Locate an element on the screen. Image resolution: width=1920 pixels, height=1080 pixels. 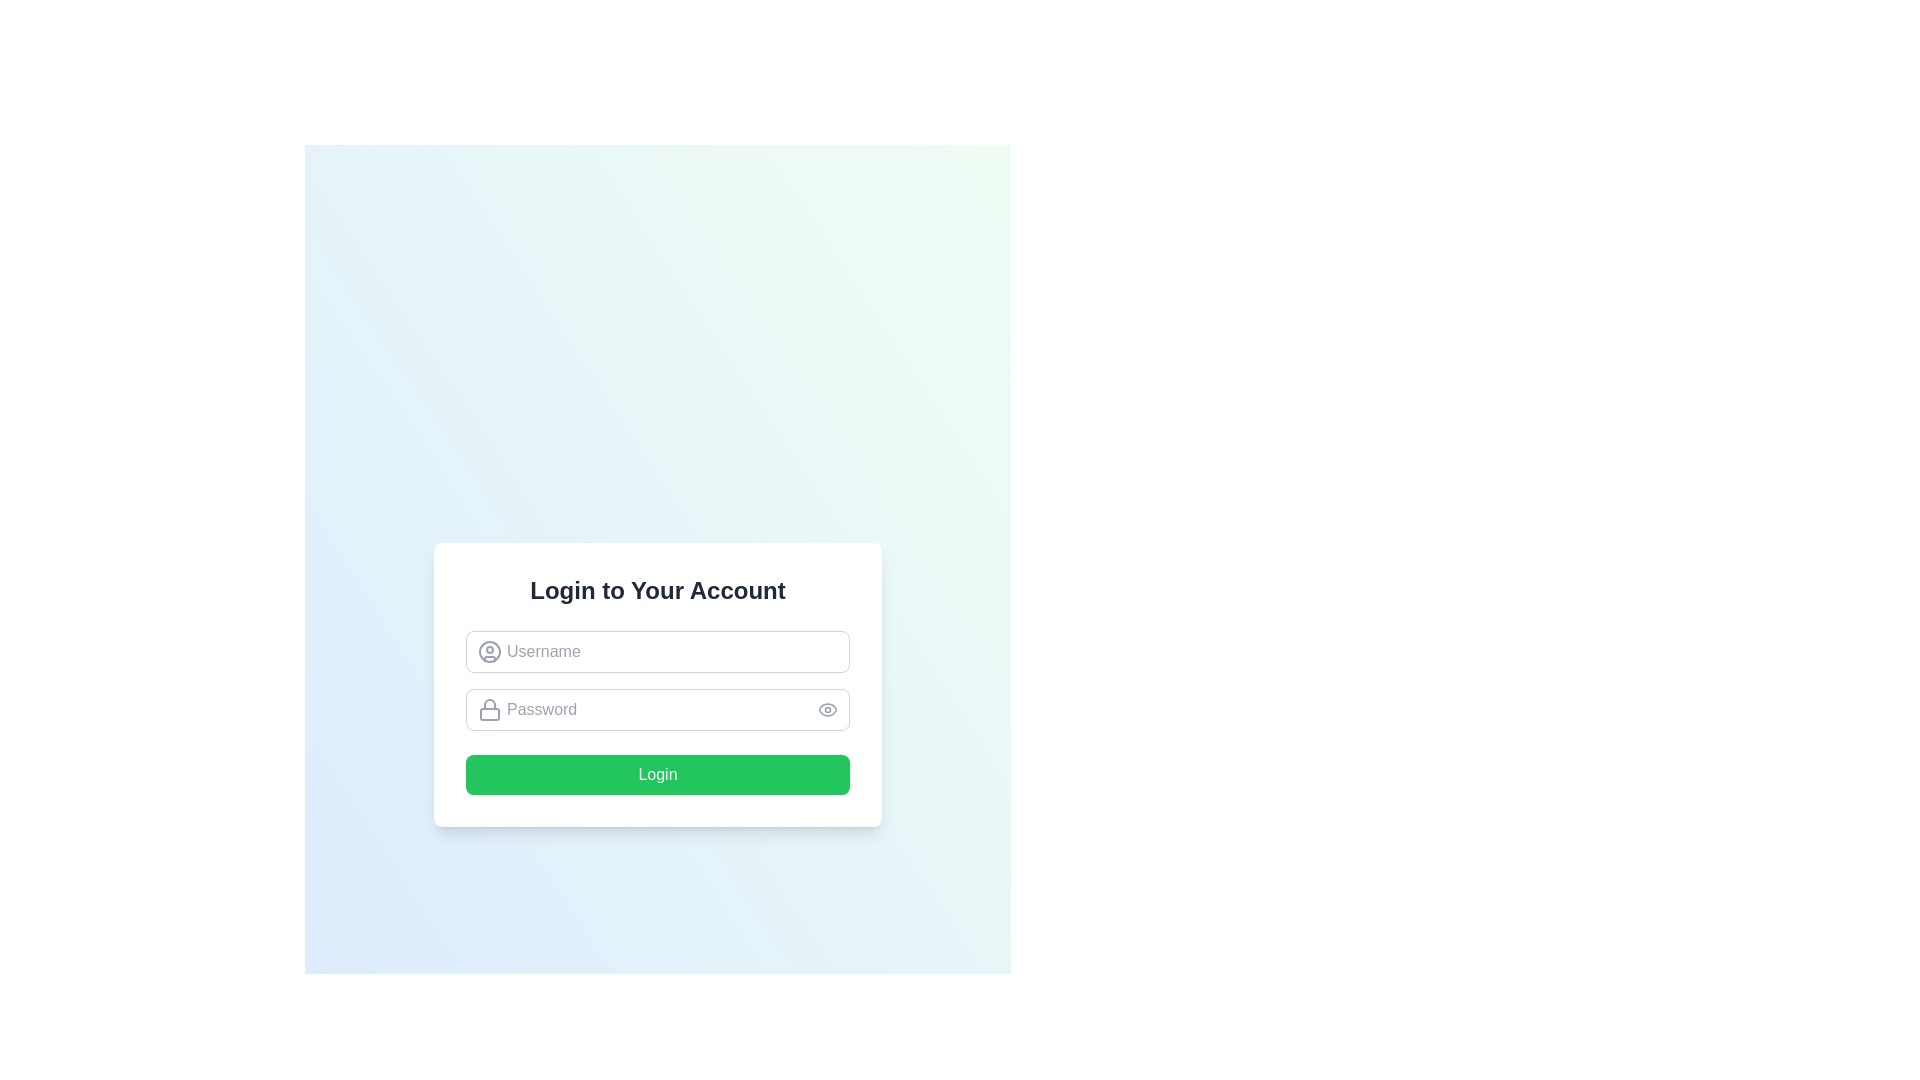
the login button located at the bottom center of the form layout to initiate the login process is located at coordinates (657, 774).